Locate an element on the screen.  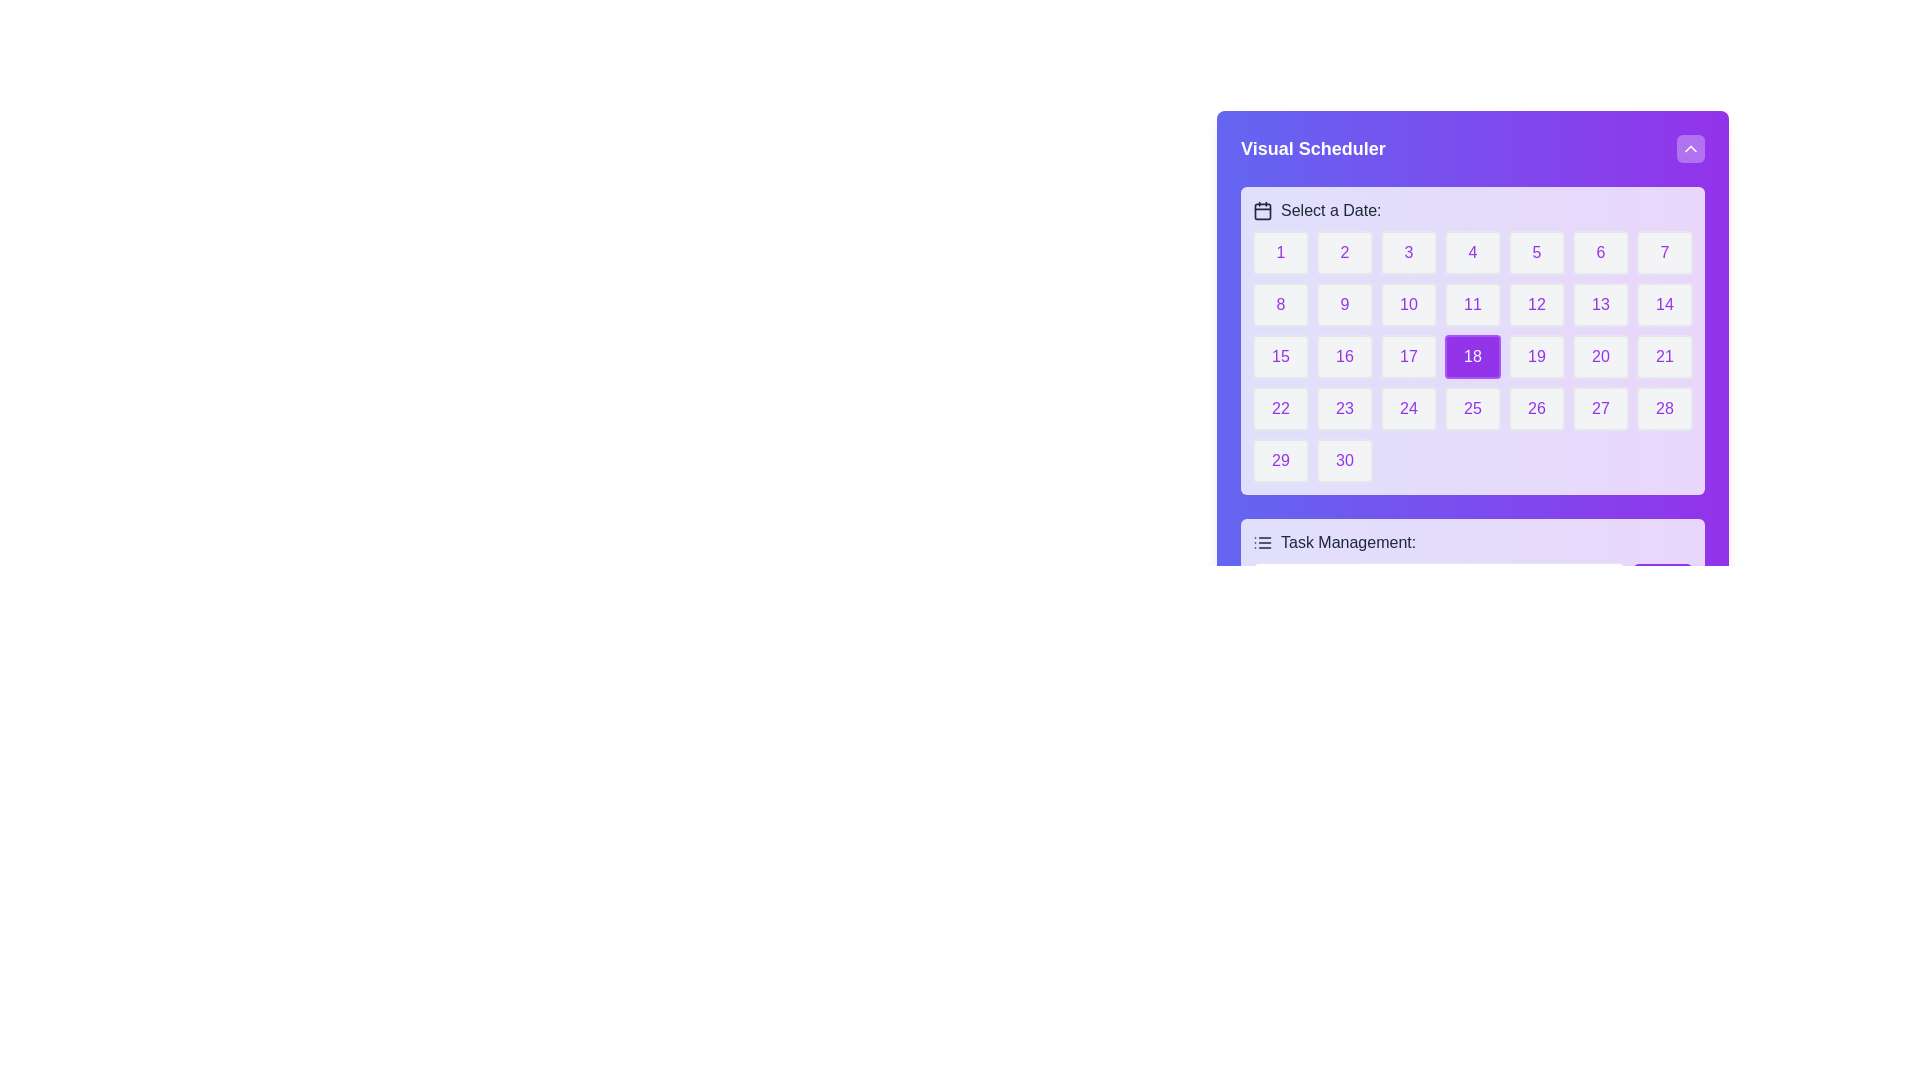
the date selector button located in the second row and first column of the calendar layout to mark the date as selected is located at coordinates (1281, 304).